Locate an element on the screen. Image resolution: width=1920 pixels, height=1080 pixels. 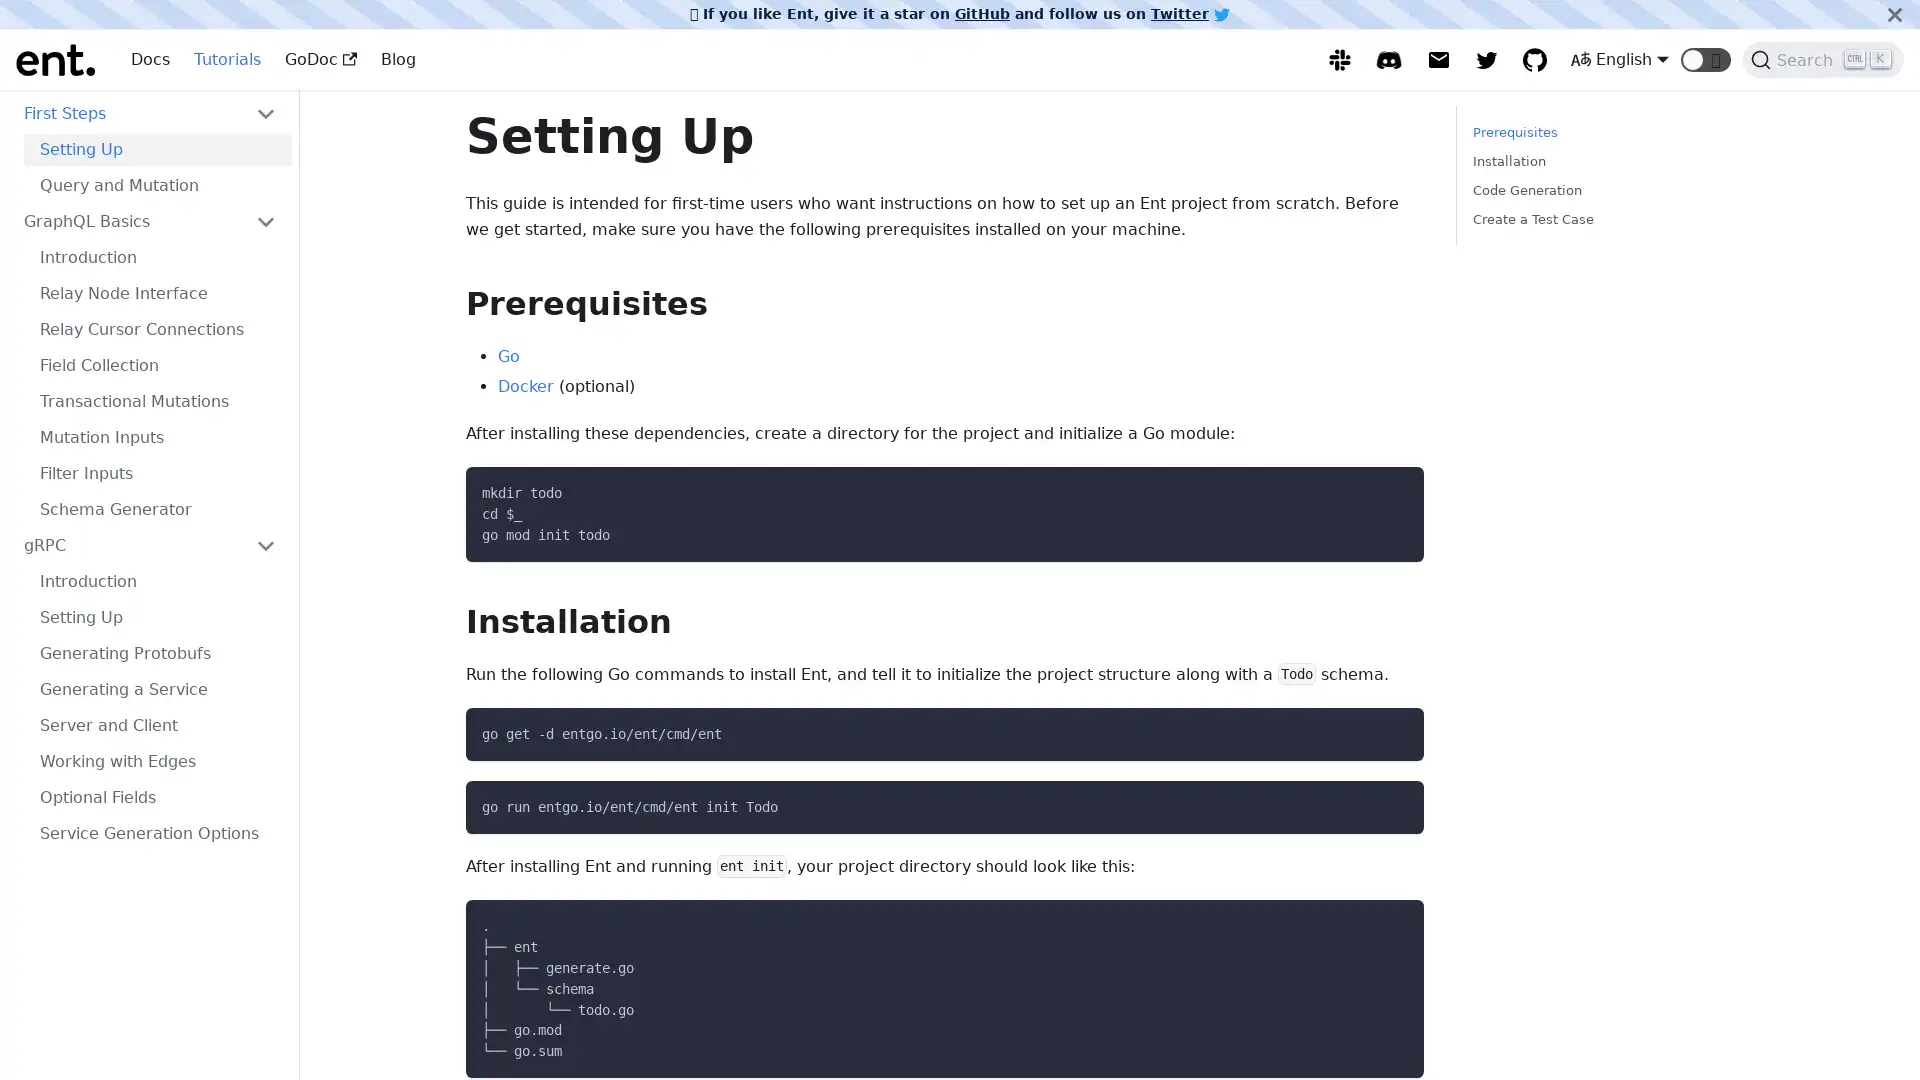
Copy code to clipboard is located at coordinates (1390, 801).